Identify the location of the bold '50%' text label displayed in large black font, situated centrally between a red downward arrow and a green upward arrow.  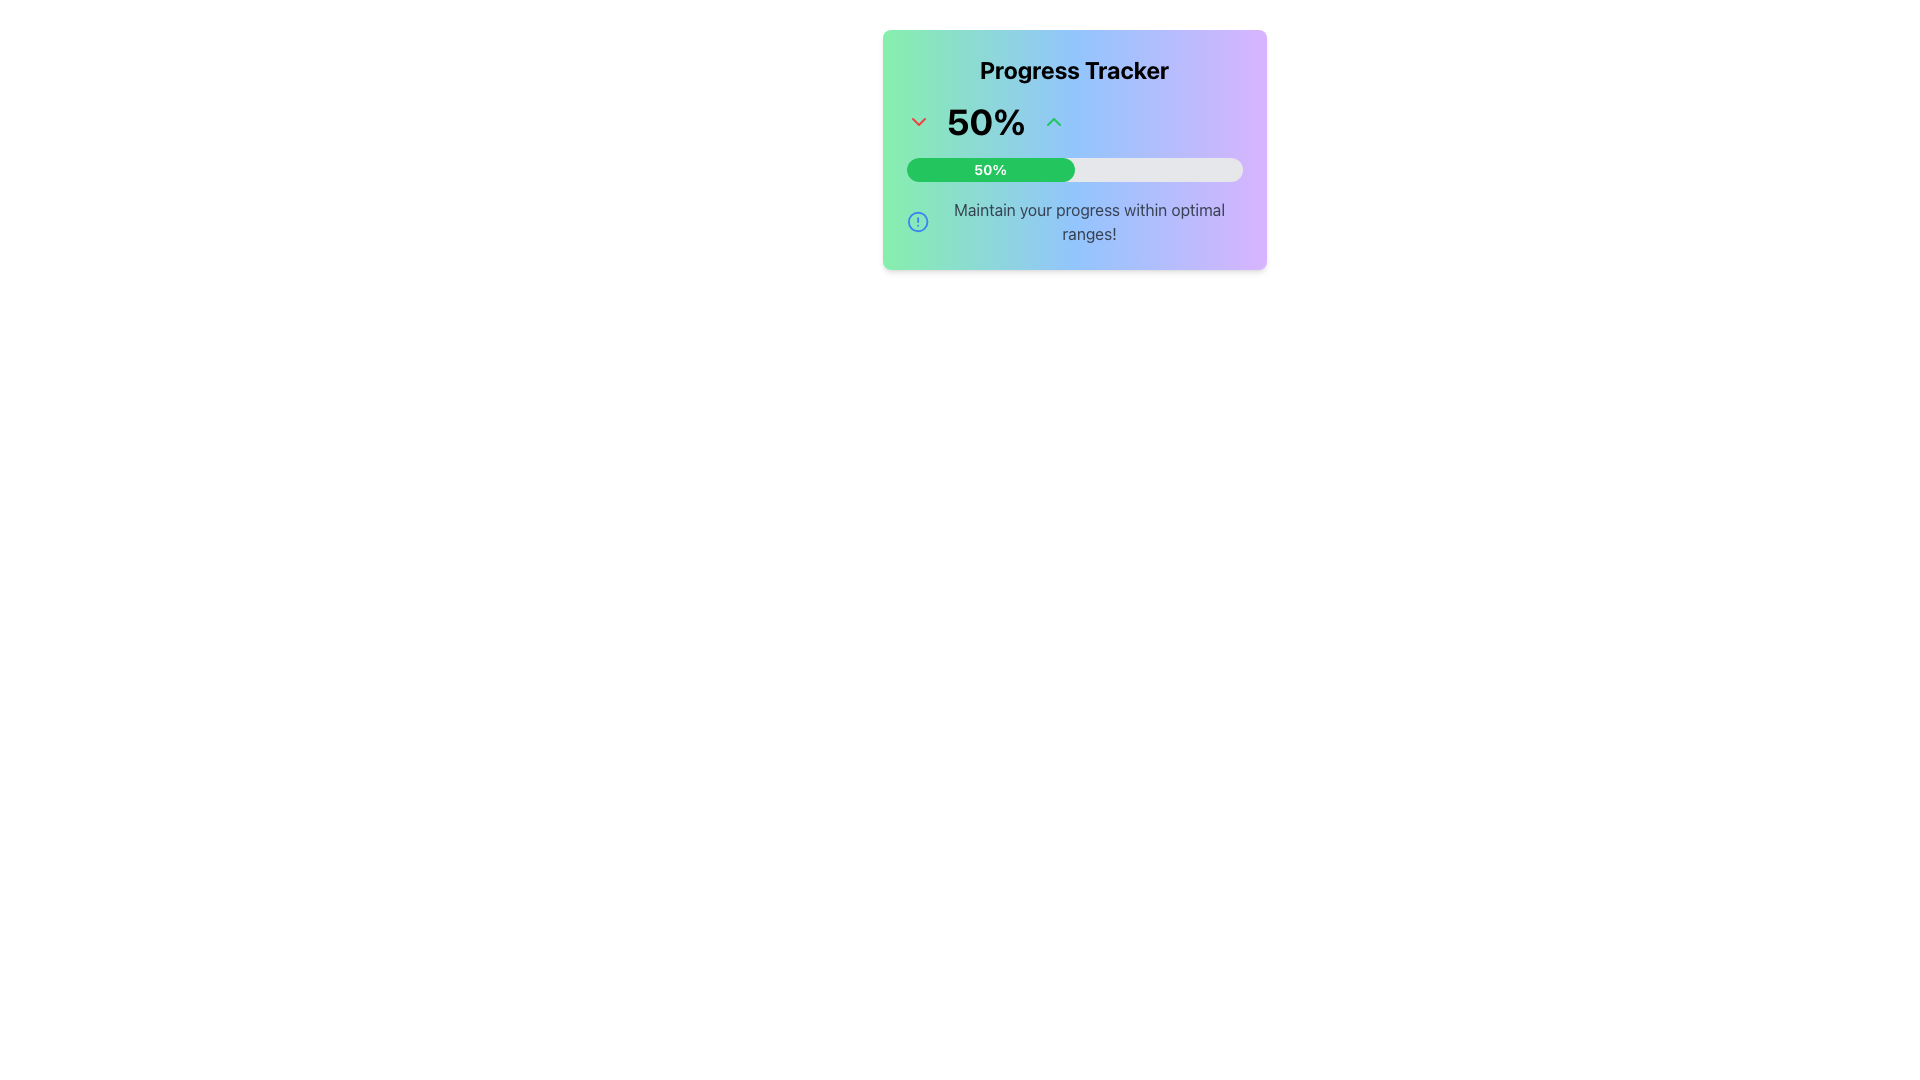
(986, 122).